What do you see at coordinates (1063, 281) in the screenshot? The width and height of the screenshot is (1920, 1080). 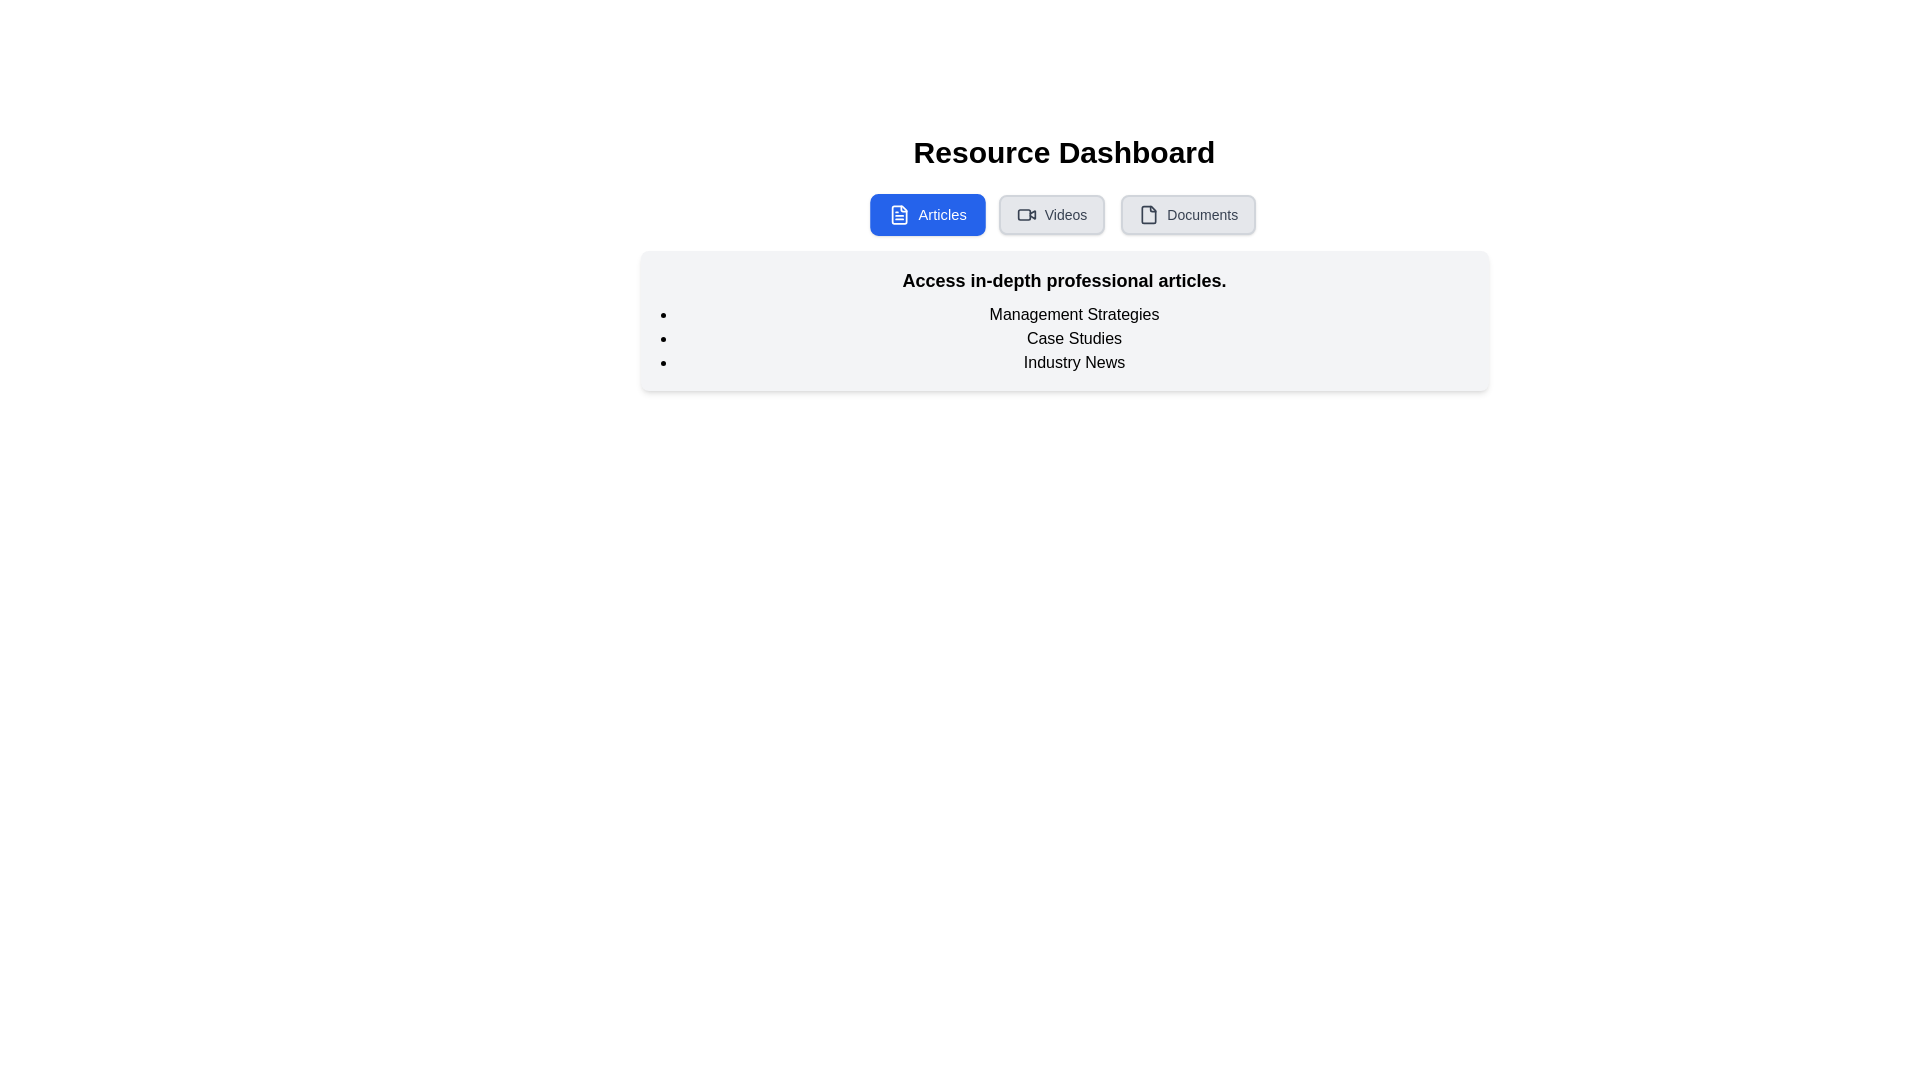 I see `the prominent text label that reads 'Access in-depth professional articles.' which is styled with a larger font and bold weight, located above a list of bullet points in a light gray rounded corner panel` at bounding box center [1063, 281].